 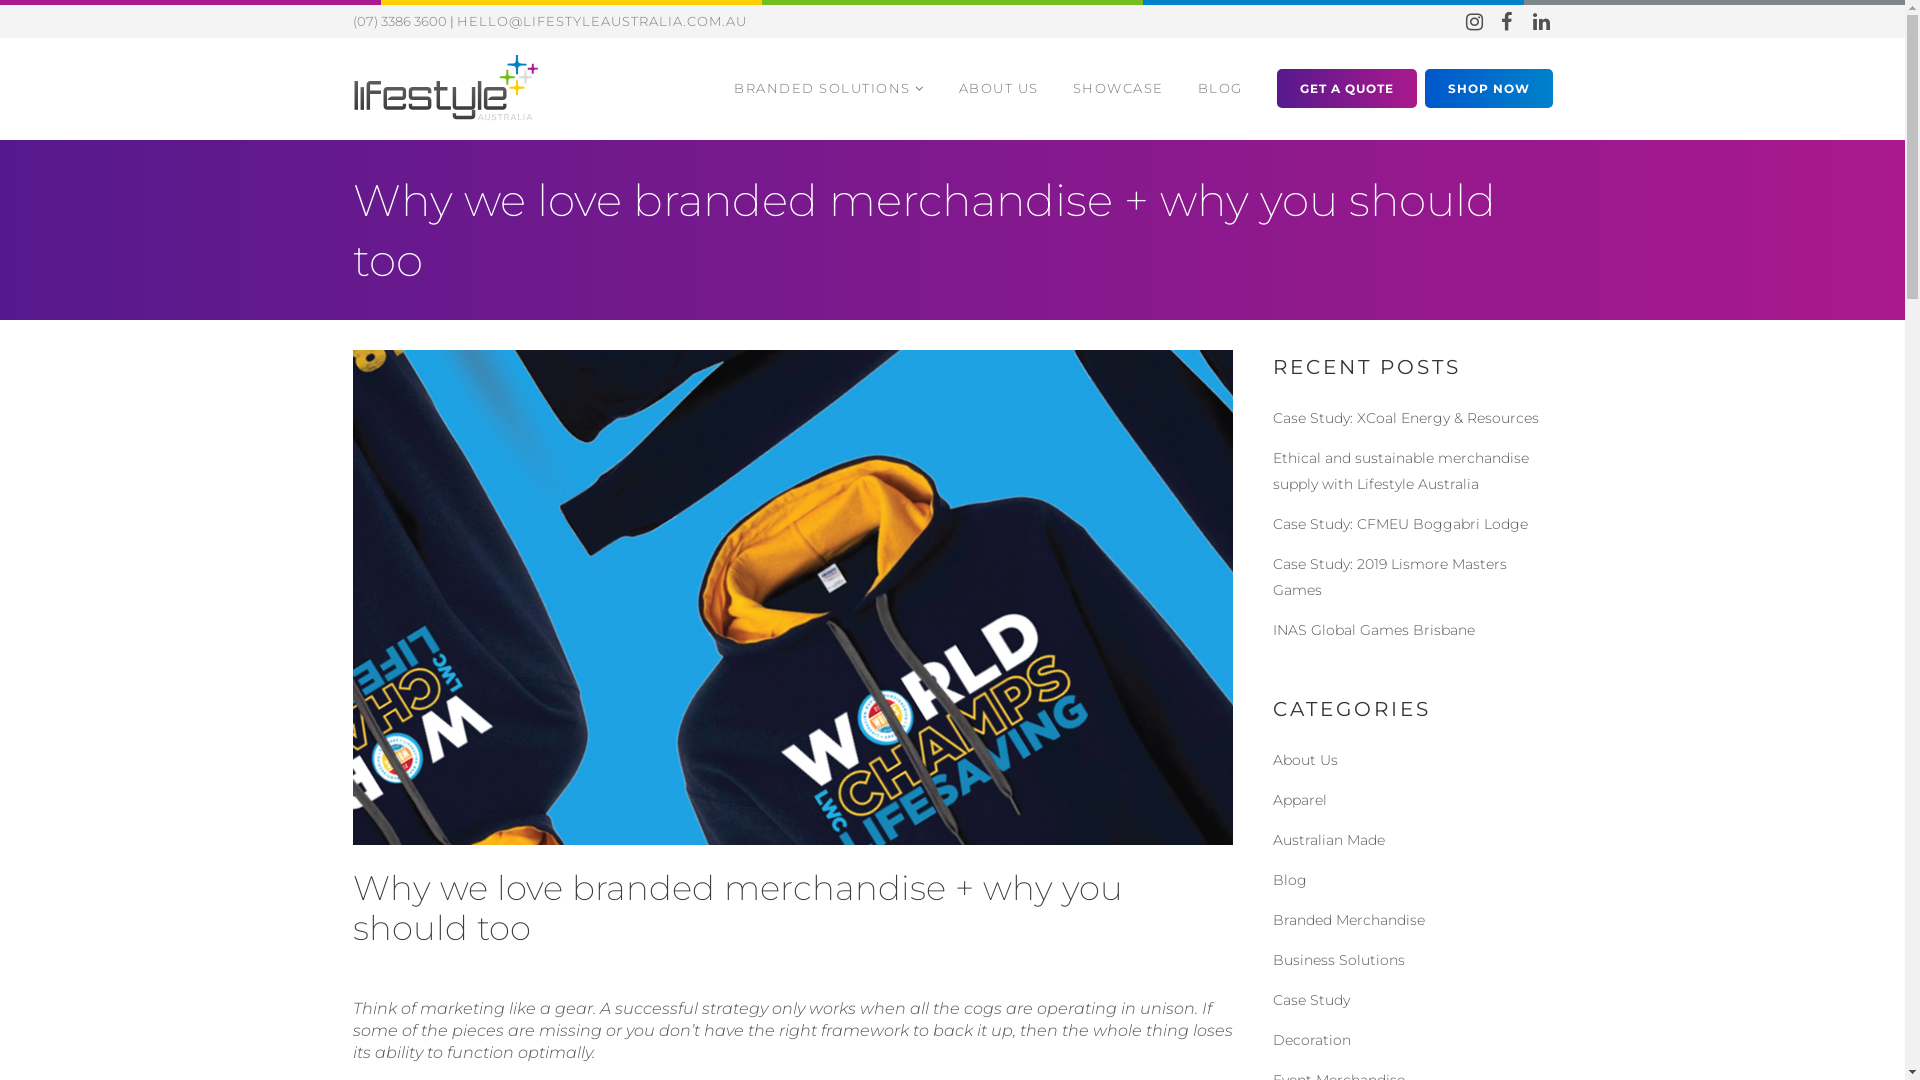 What do you see at coordinates (716, 87) in the screenshot?
I see `'BRANDED SOLUTIONS'` at bounding box center [716, 87].